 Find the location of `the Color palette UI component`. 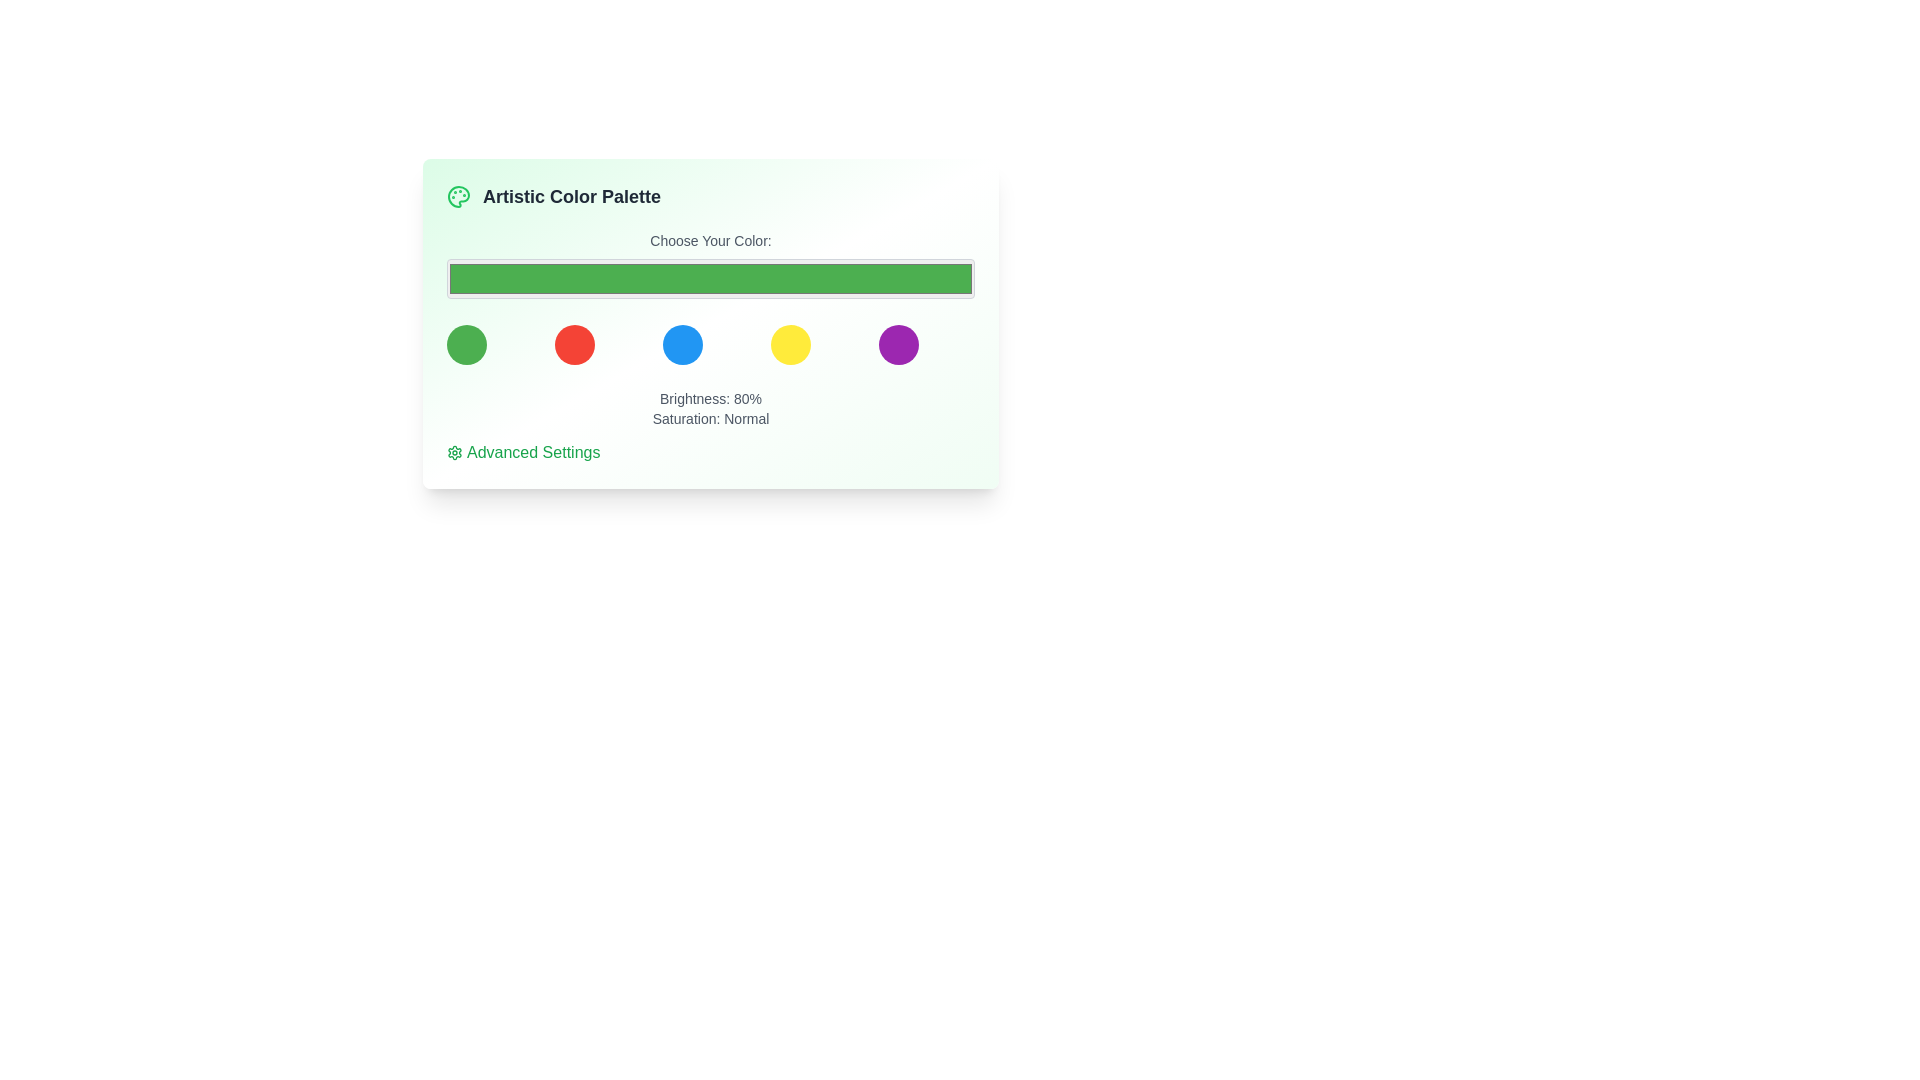

the Color palette UI component is located at coordinates (710, 362).